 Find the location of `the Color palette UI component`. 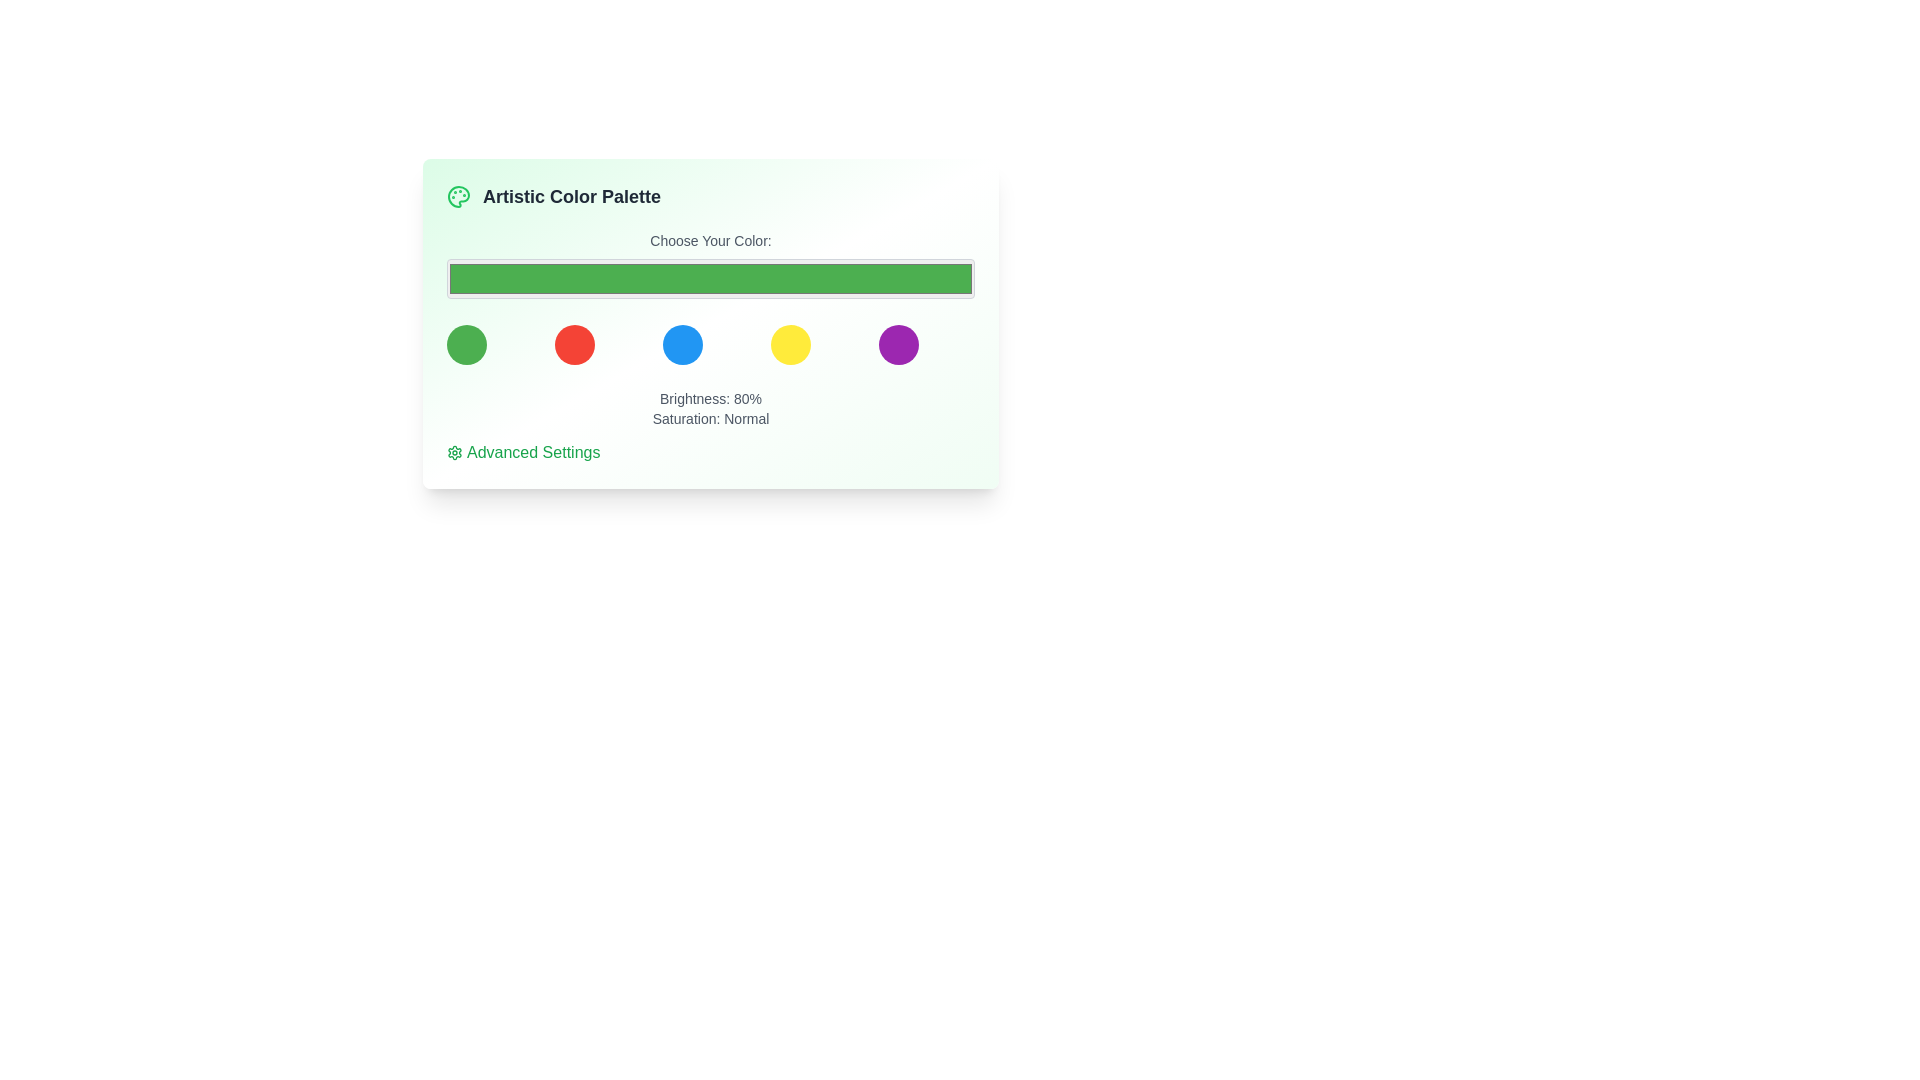

the Color palette UI component is located at coordinates (710, 362).